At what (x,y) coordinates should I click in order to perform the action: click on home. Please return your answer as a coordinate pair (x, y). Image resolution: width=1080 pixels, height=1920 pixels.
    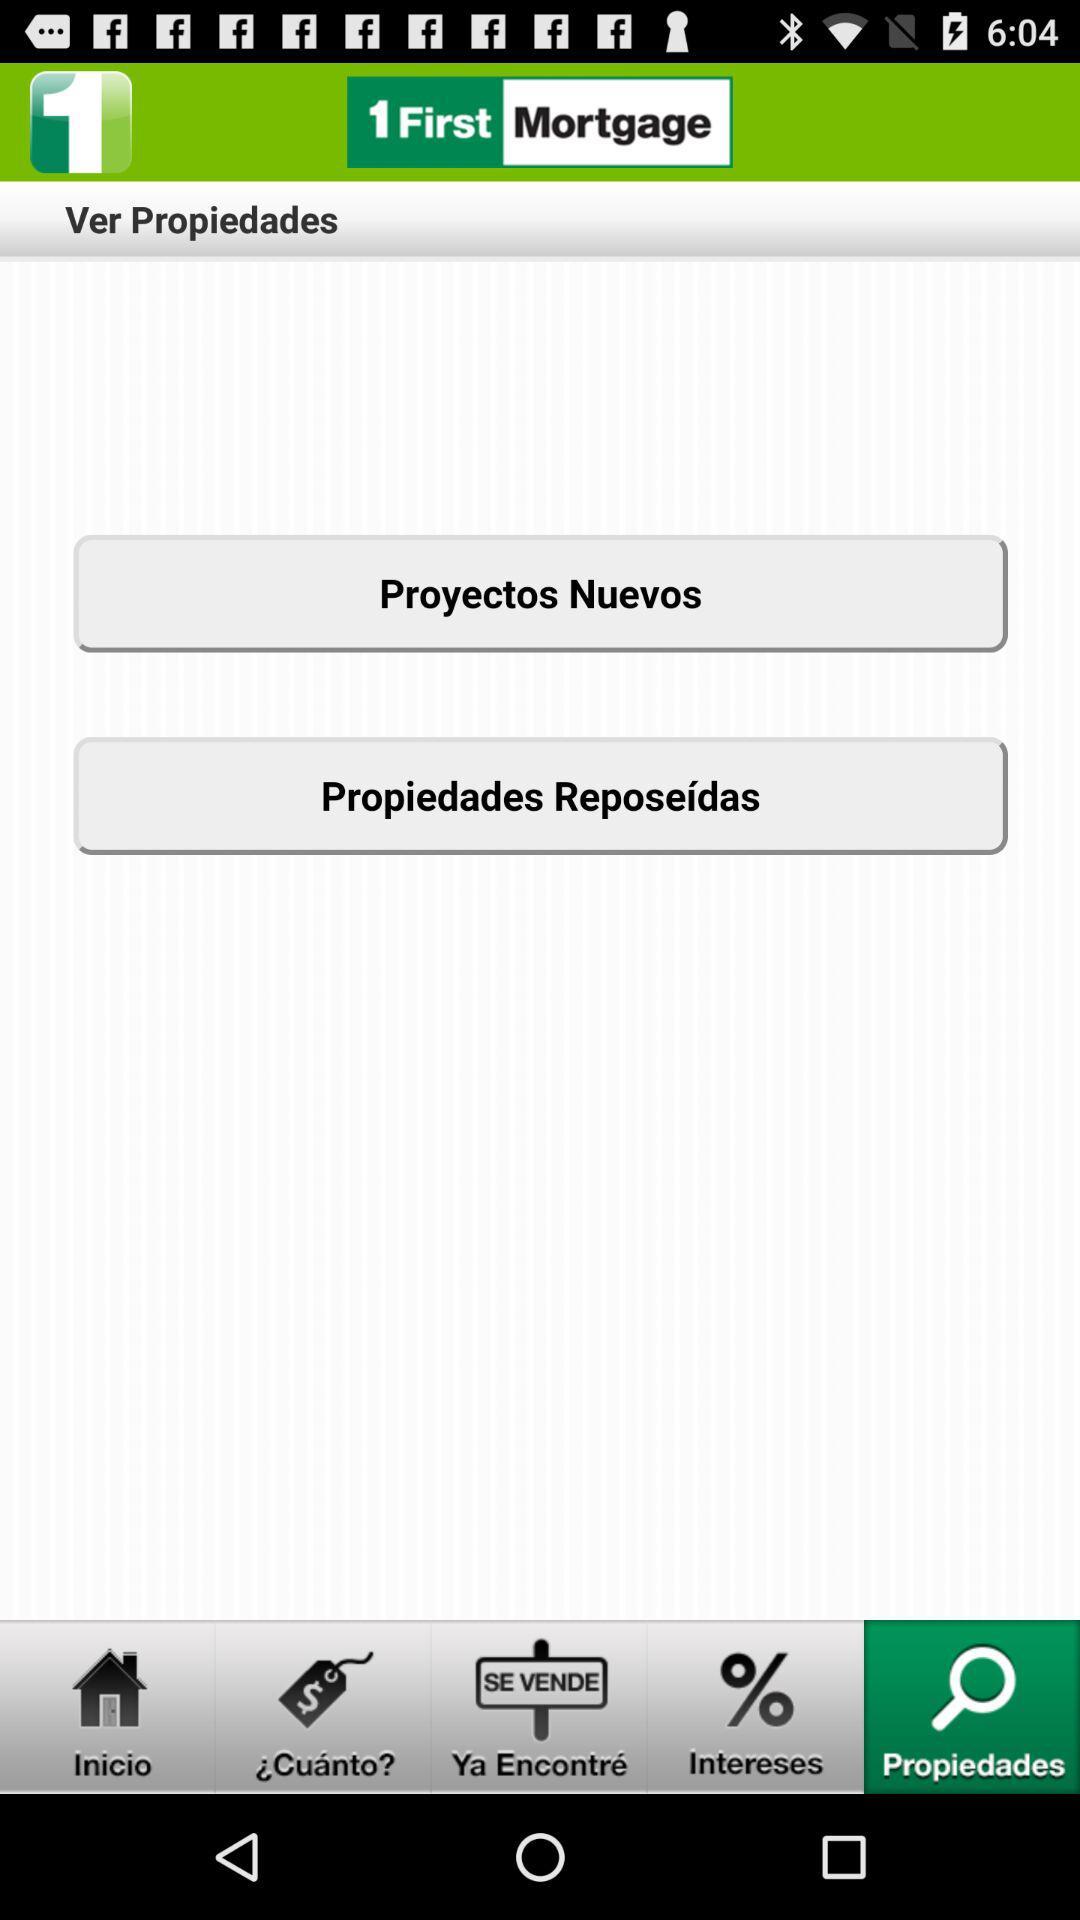
    Looking at the image, I should click on (108, 1706).